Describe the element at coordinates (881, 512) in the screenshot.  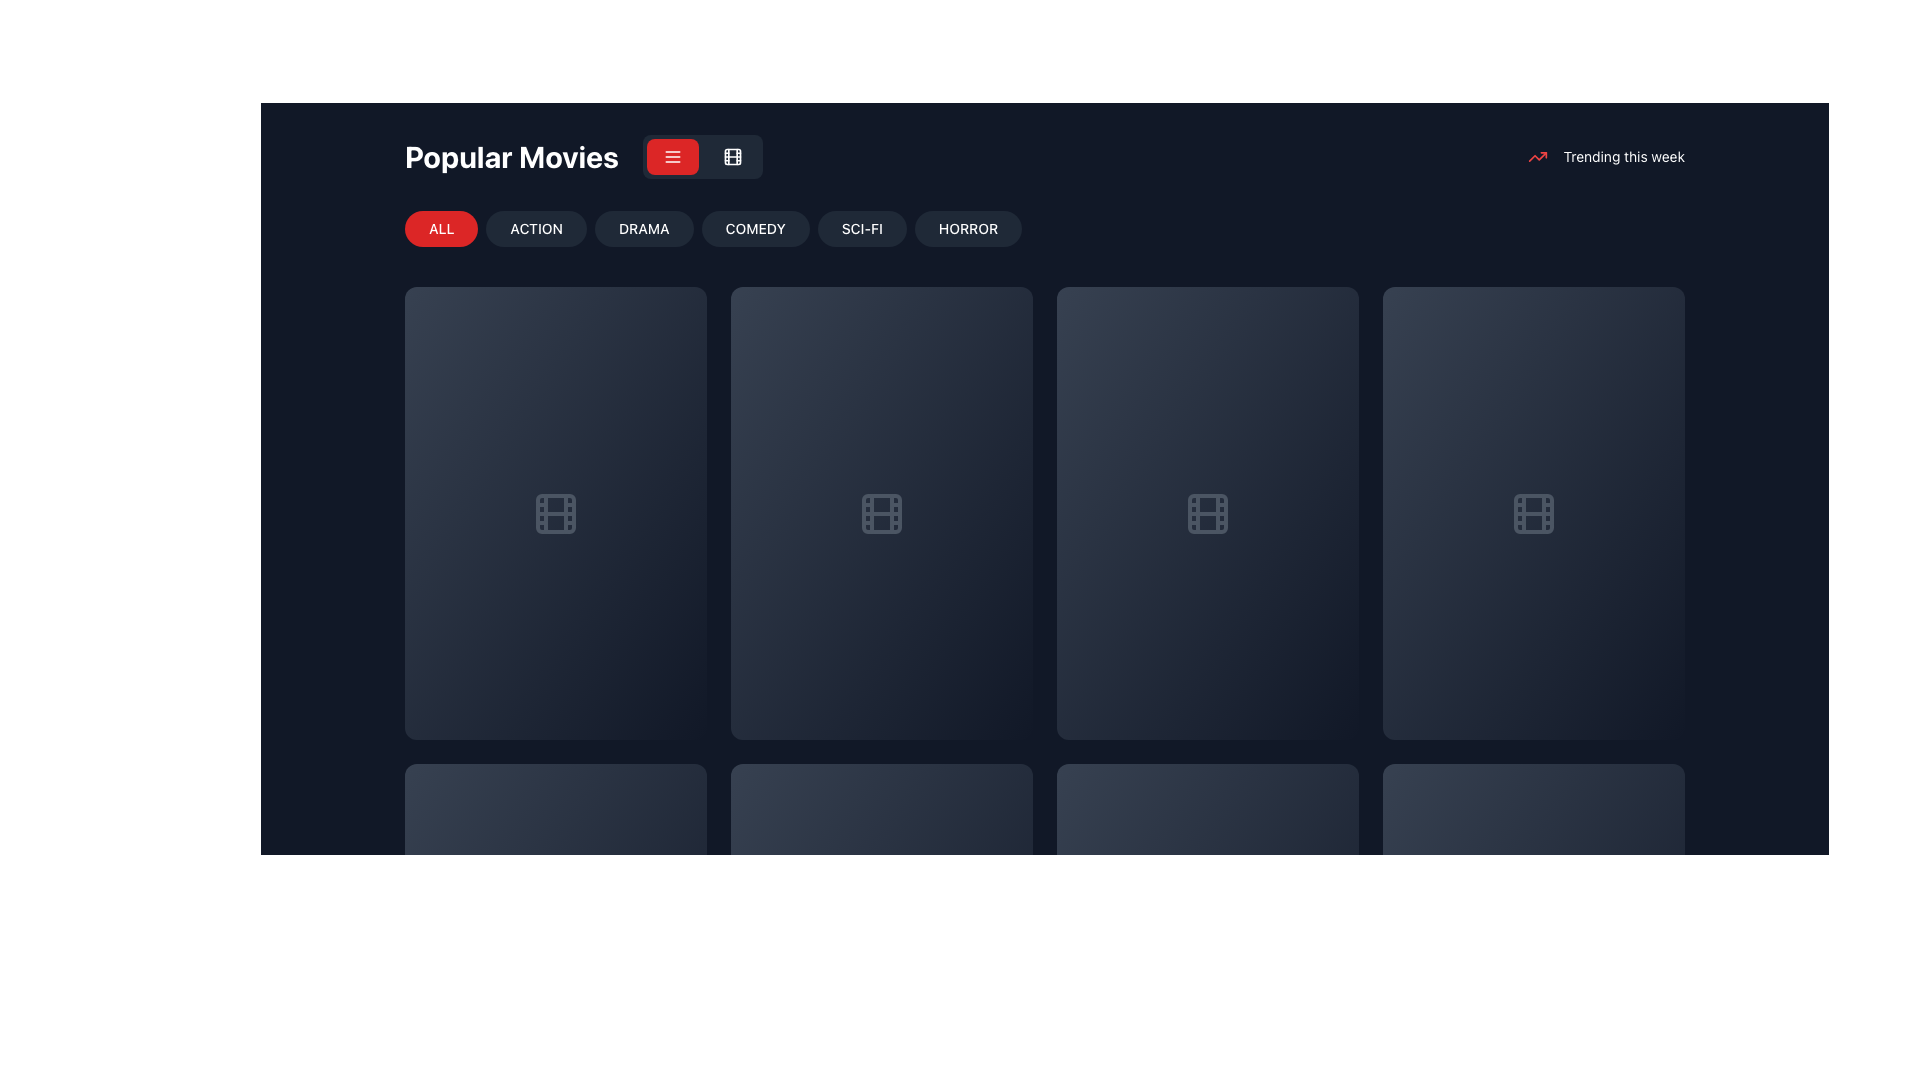
I see `the film reel icon with a light gray outline located in the center of the third cell in the first row of the grid layout to interact with it` at that location.